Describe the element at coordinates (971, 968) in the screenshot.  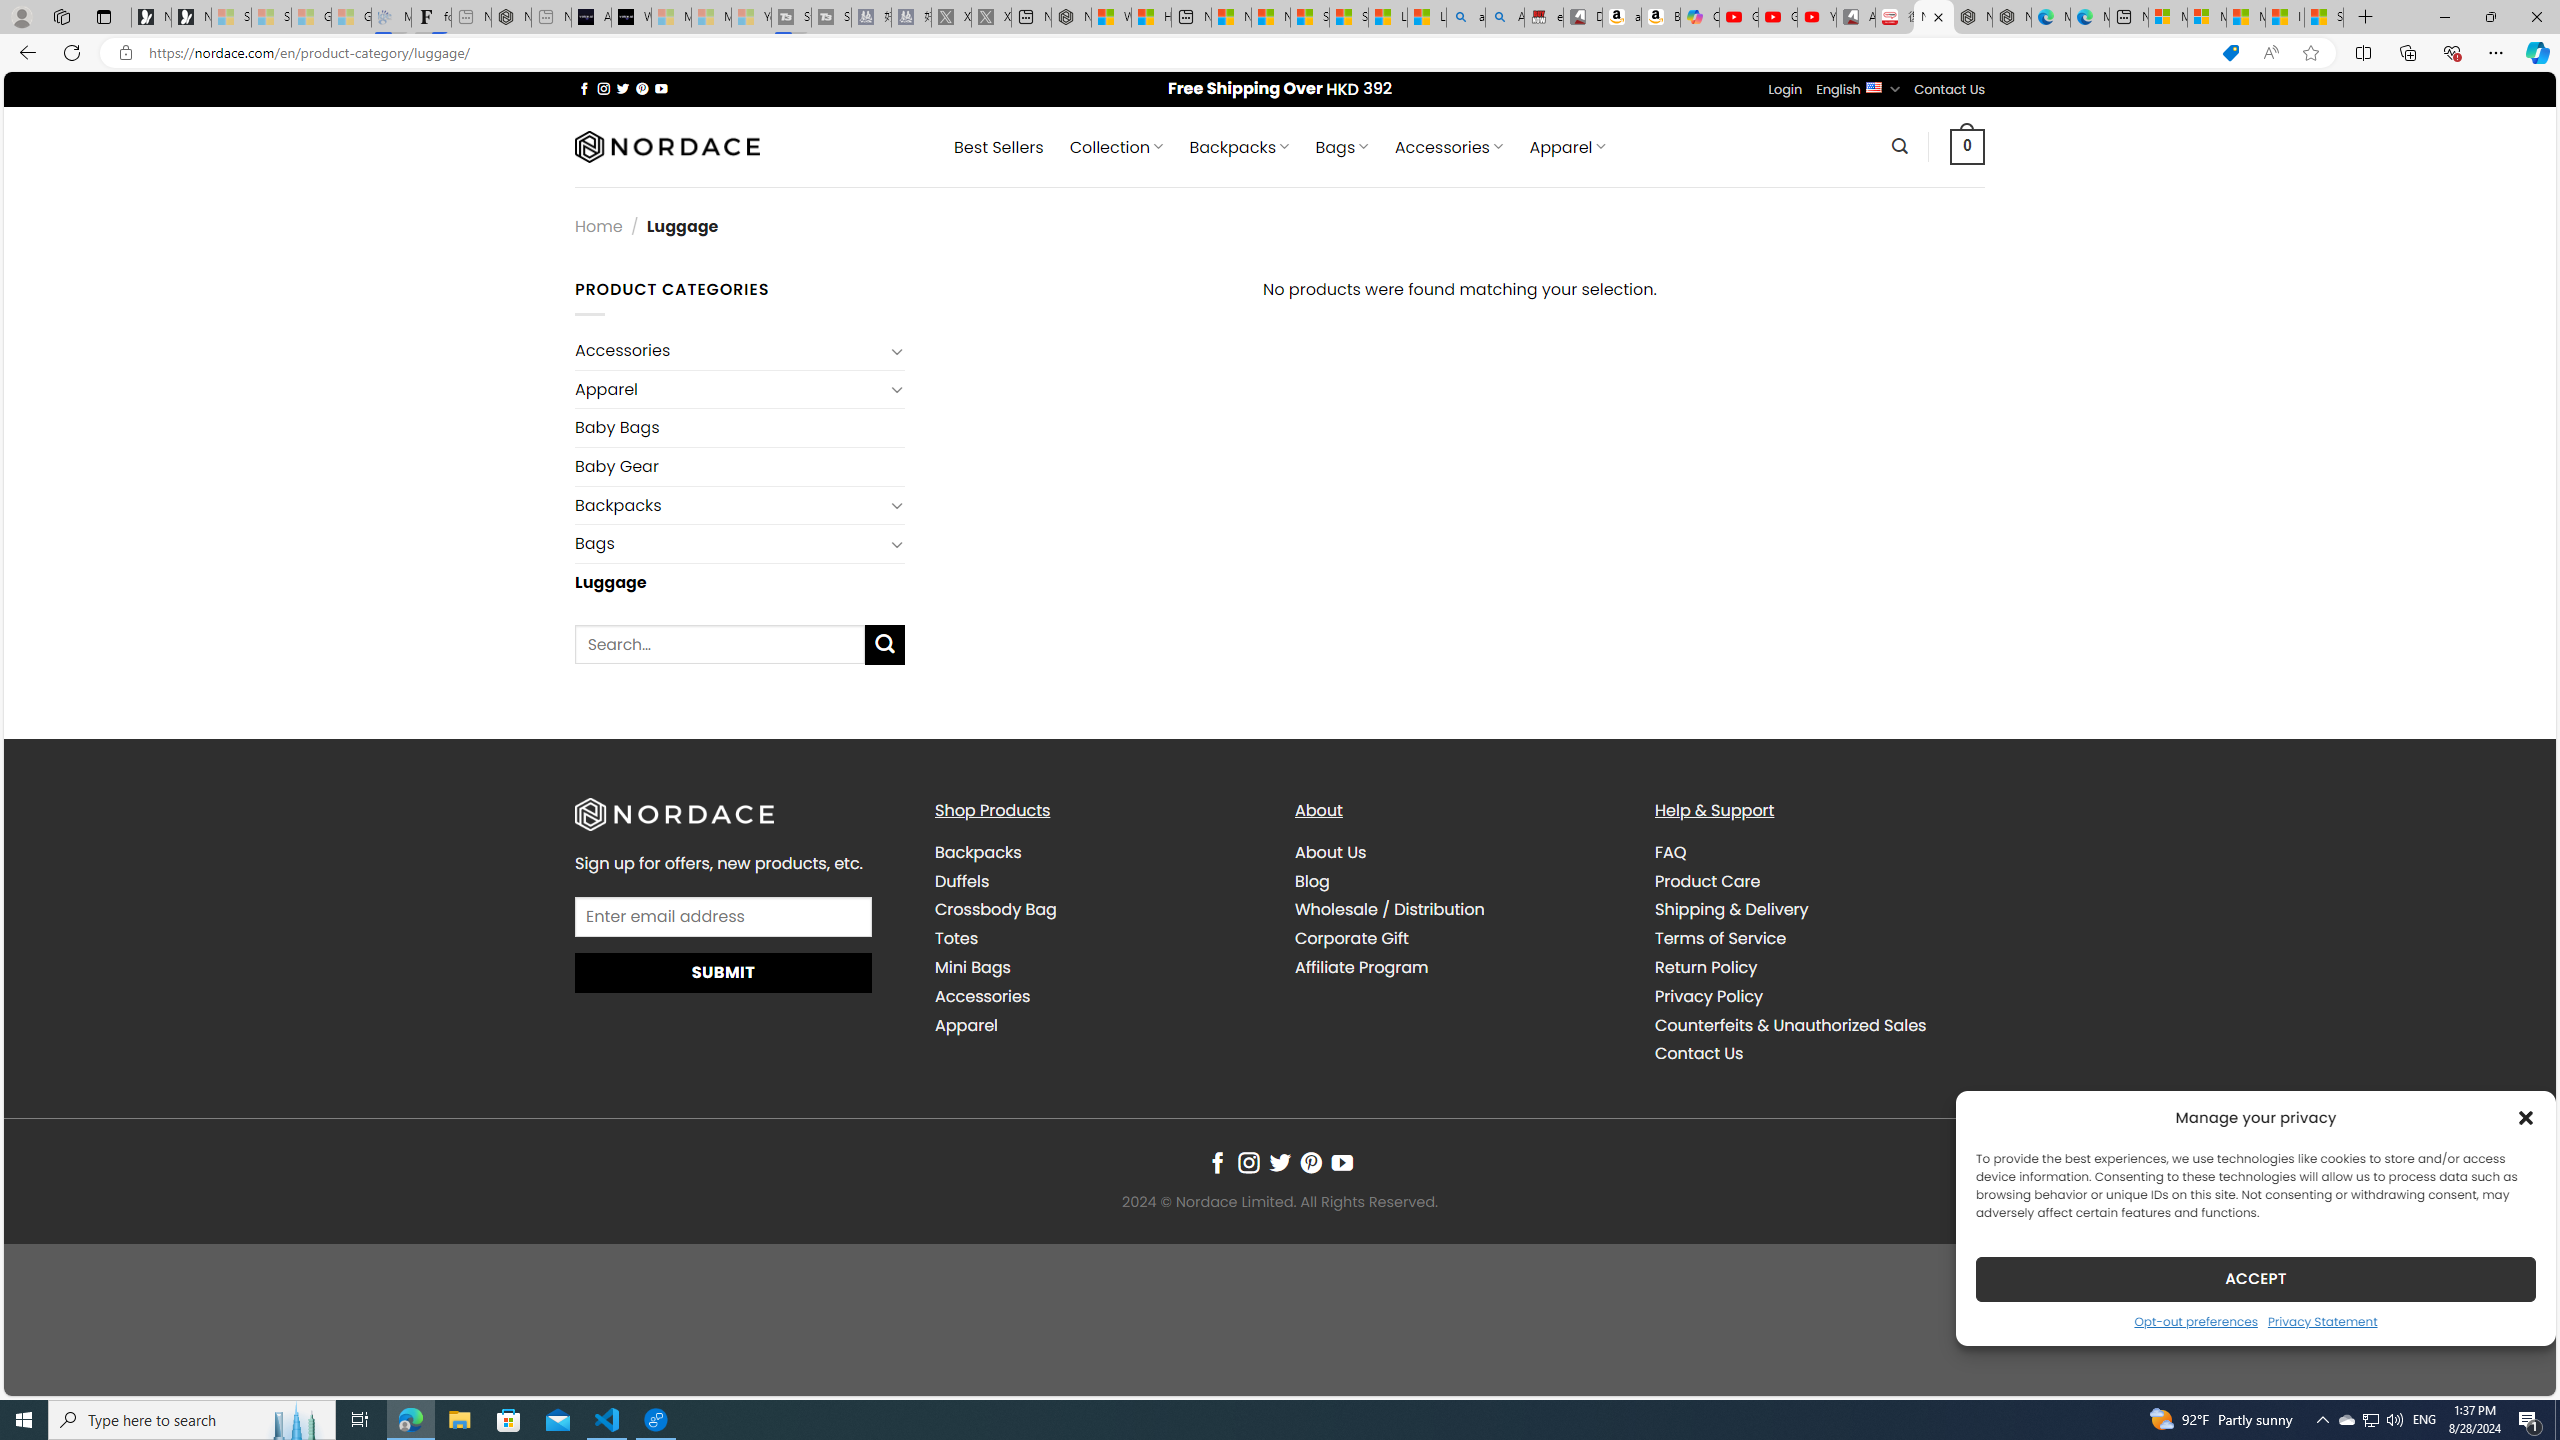
I see `'Mini Bags'` at that location.